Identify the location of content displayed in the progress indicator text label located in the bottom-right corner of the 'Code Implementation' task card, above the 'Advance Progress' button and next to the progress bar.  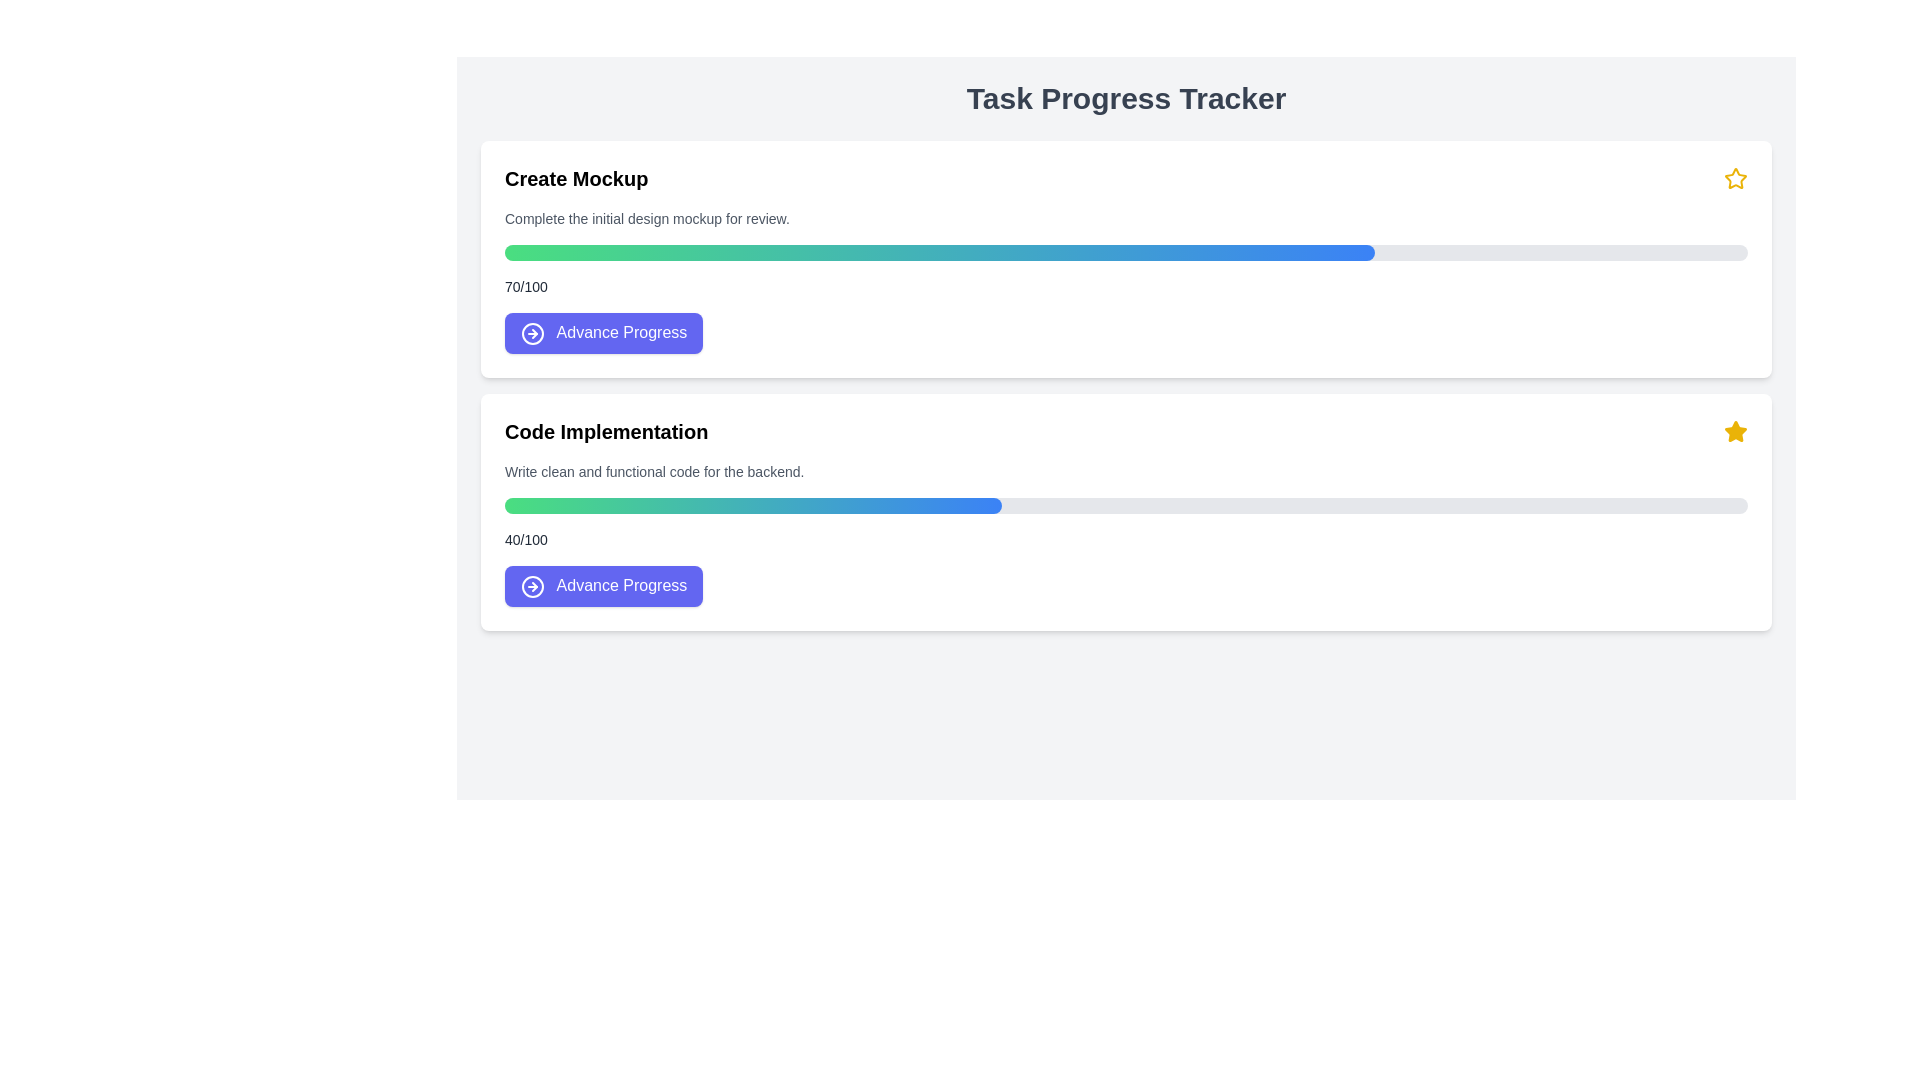
(526, 538).